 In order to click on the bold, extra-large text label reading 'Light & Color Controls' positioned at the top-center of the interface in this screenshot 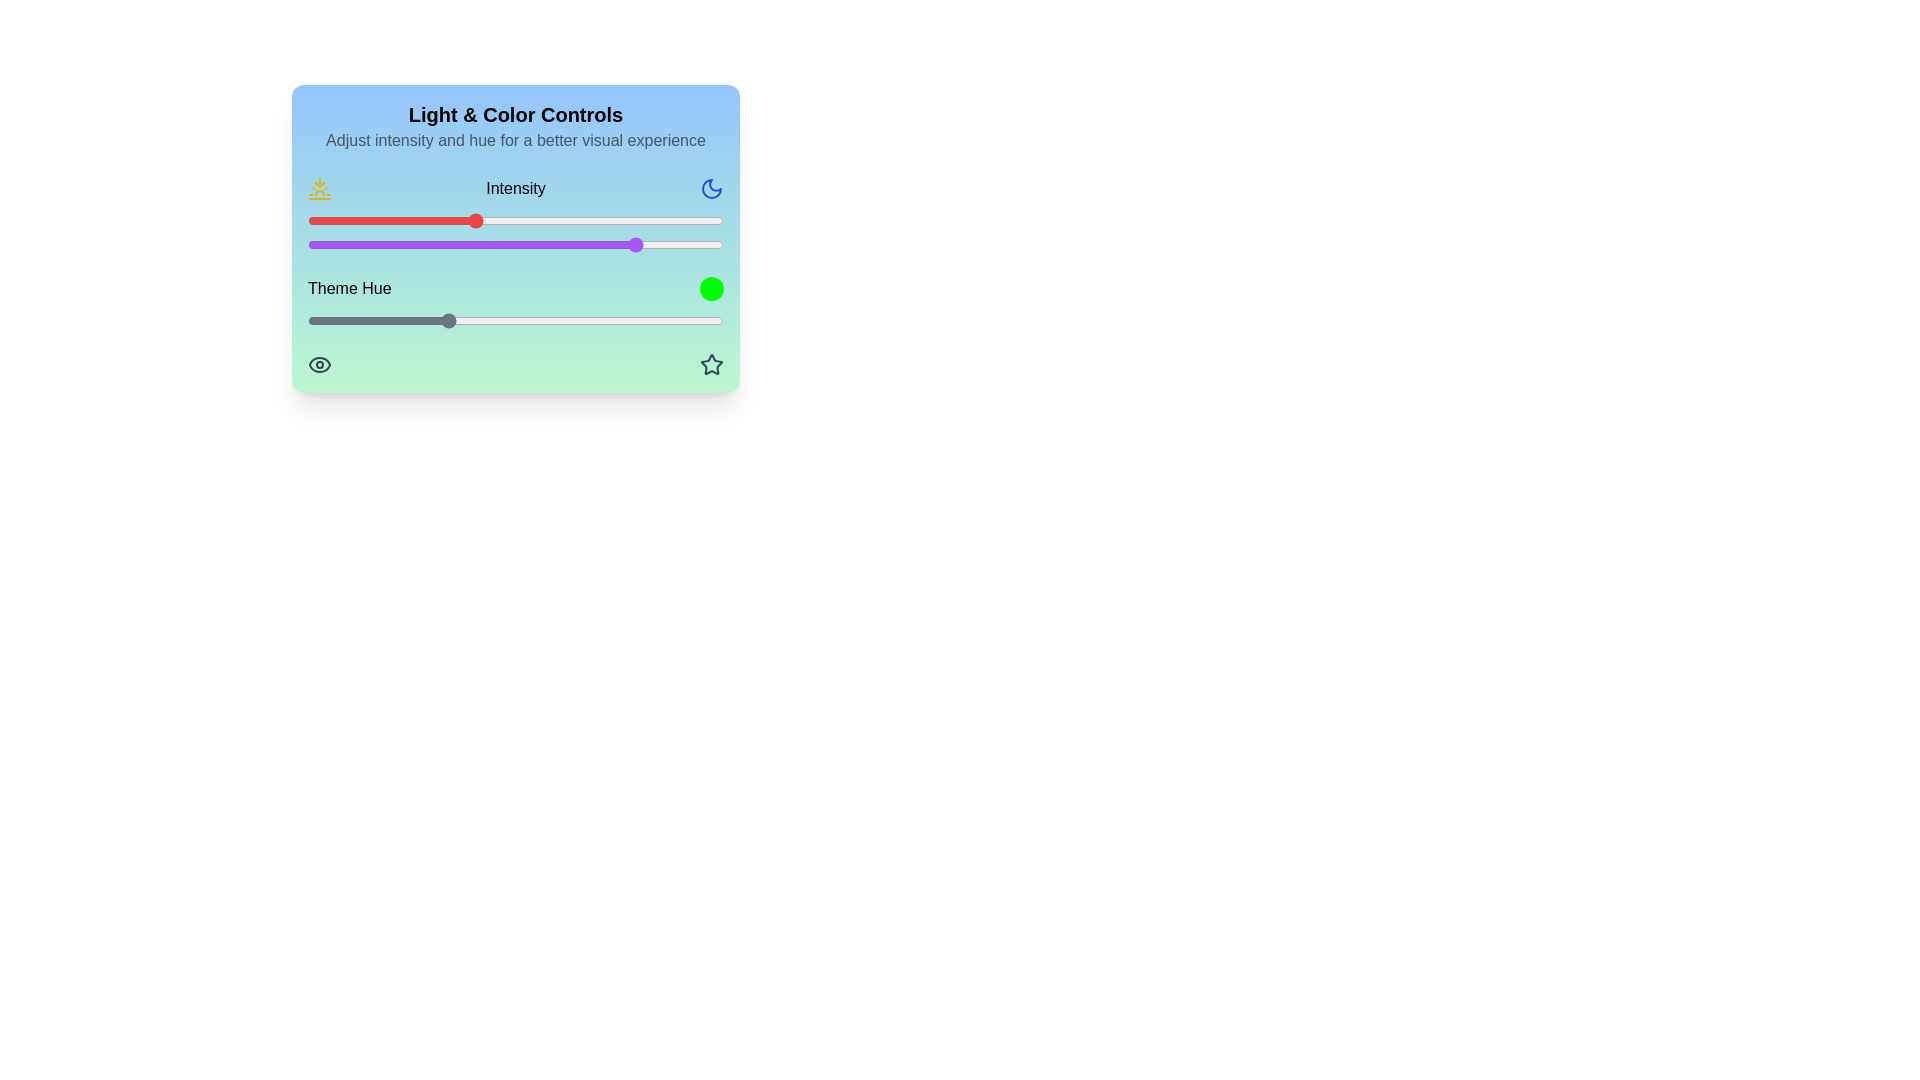, I will do `click(515, 115)`.